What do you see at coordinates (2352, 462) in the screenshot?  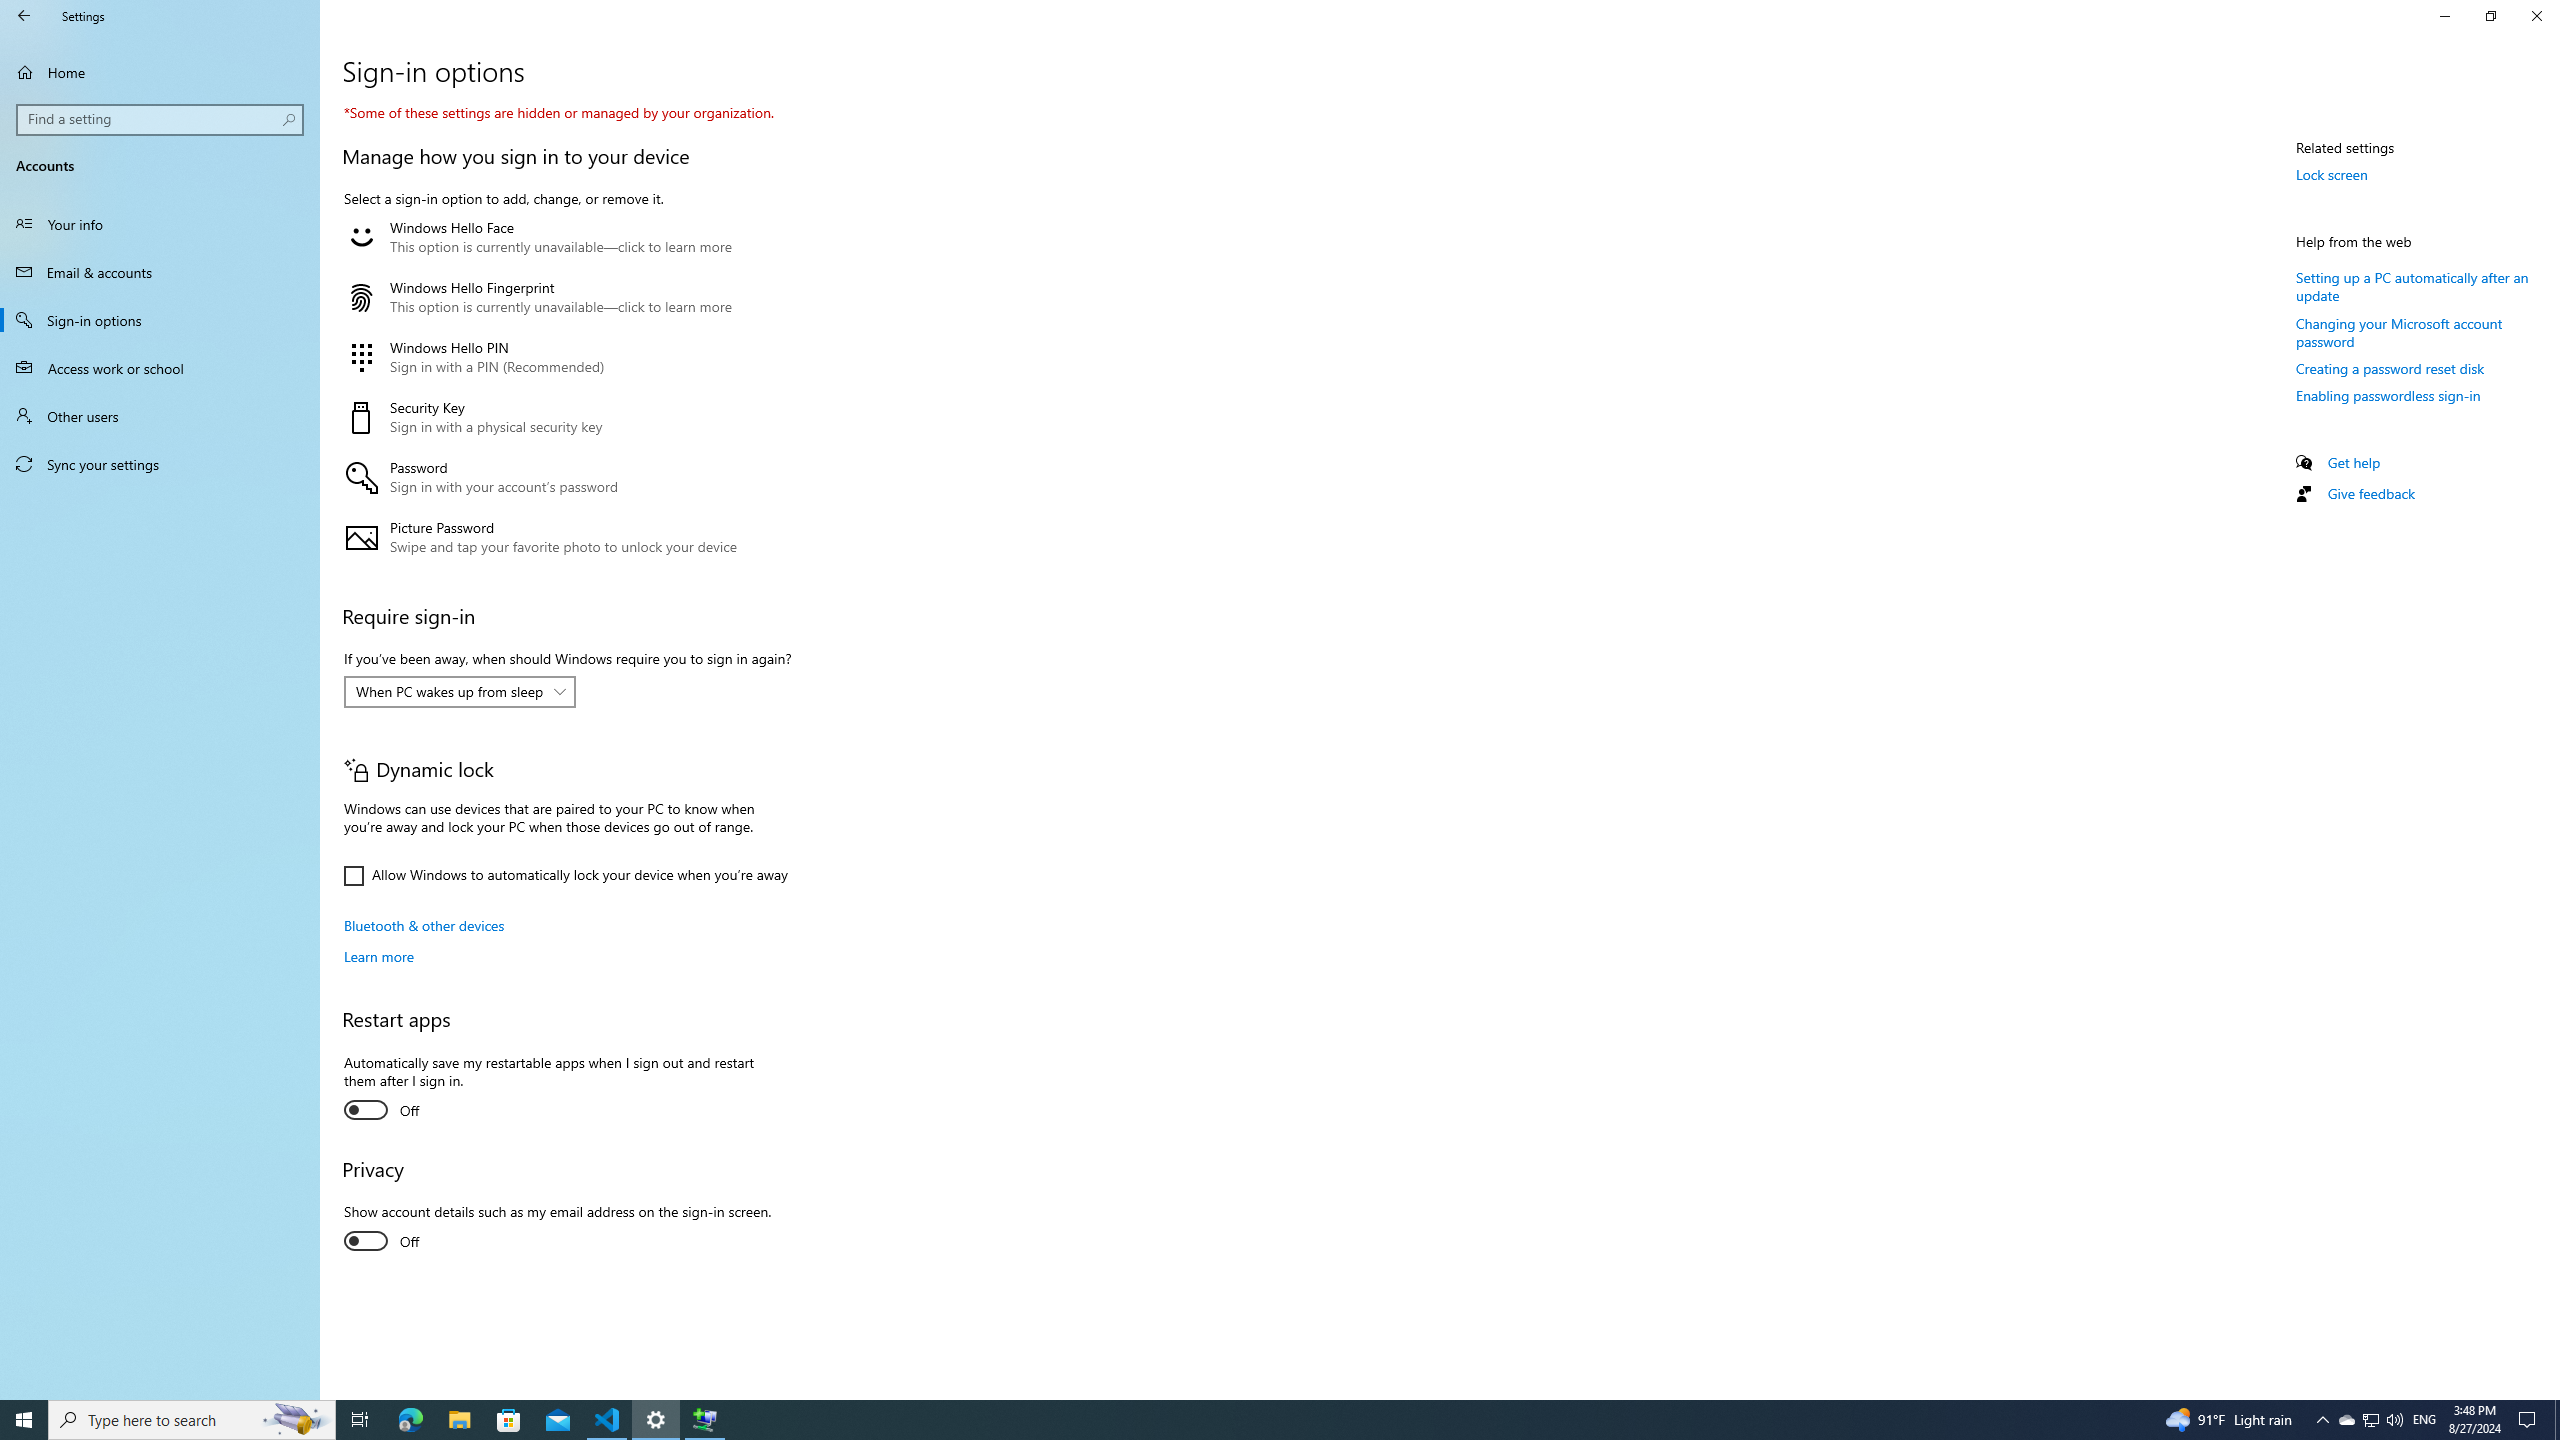 I see `'Get help'` at bounding box center [2352, 462].